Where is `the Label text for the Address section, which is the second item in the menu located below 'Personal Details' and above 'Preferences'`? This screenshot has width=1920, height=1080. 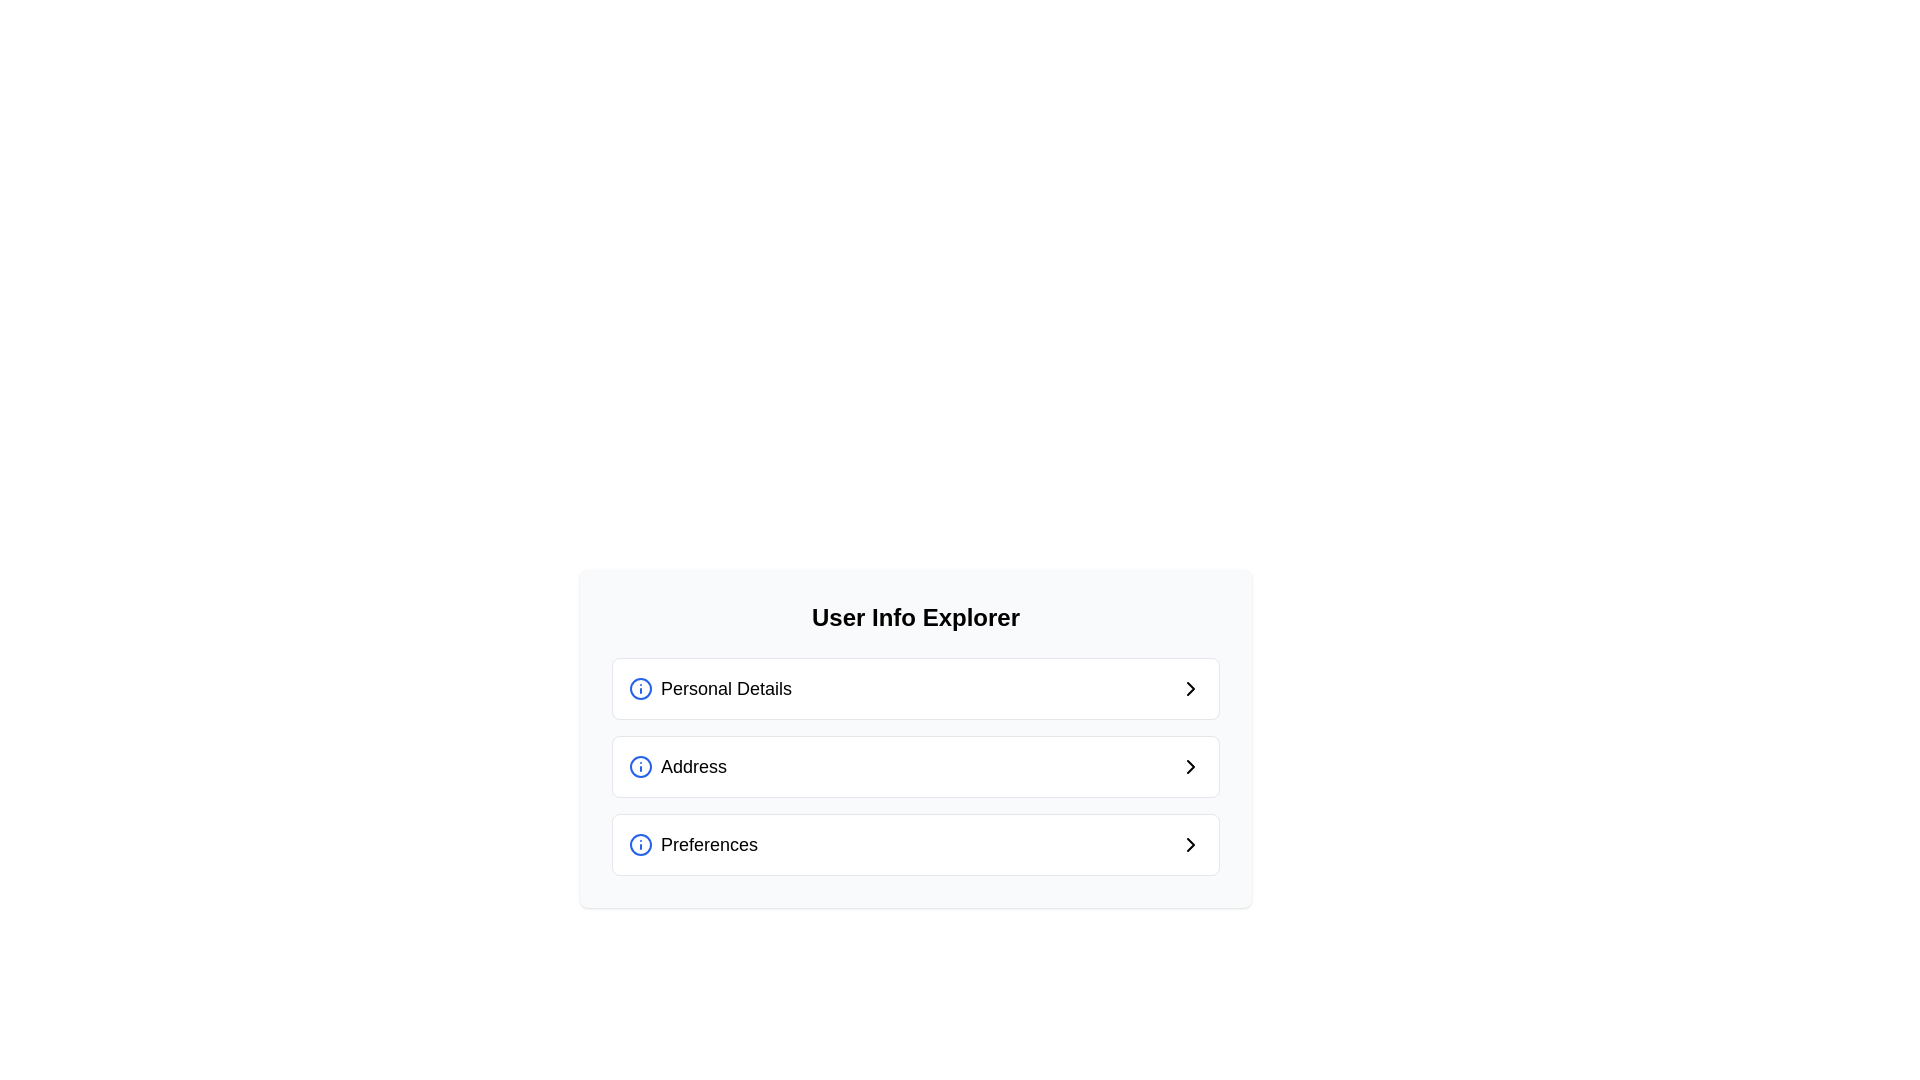 the Label text for the Address section, which is the second item in the menu located below 'Personal Details' and above 'Preferences' is located at coordinates (694, 766).